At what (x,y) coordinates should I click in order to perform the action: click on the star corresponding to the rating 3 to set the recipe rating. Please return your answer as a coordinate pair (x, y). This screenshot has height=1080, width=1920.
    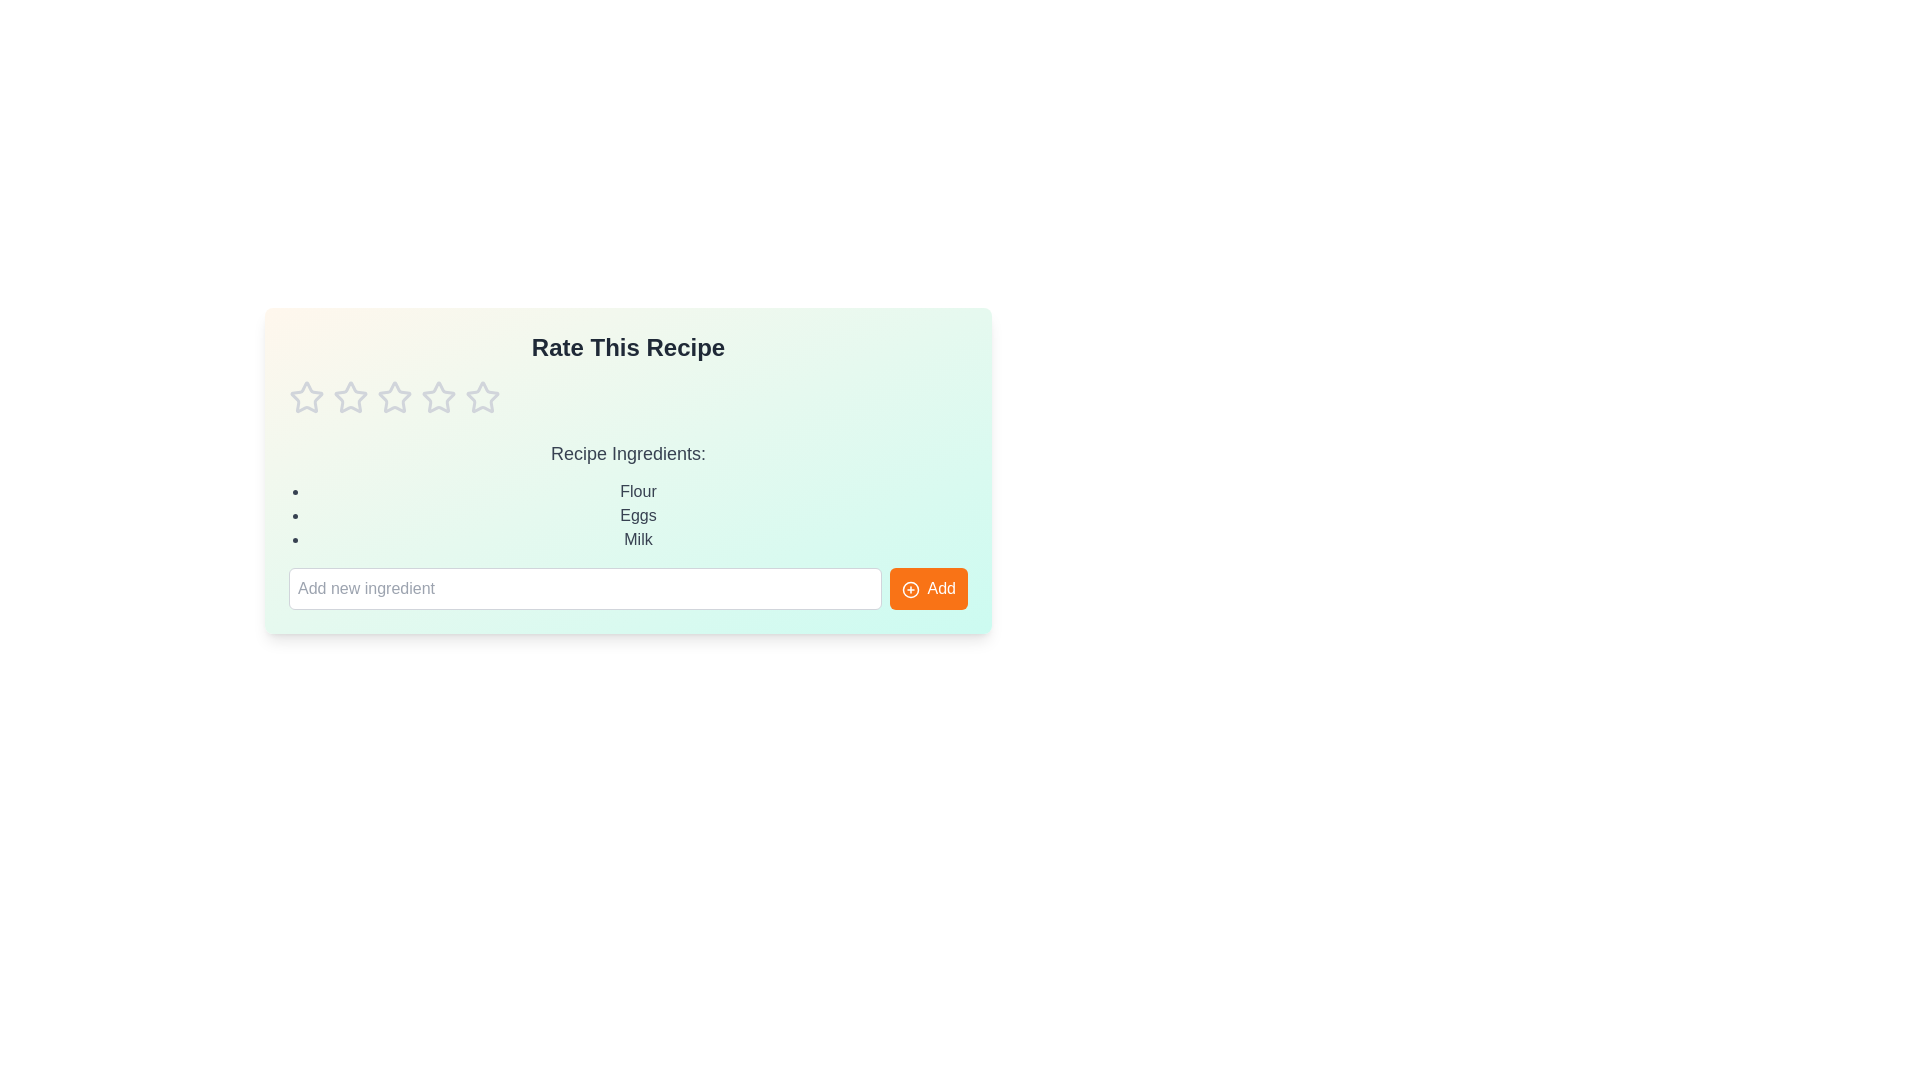
    Looking at the image, I should click on (394, 397).